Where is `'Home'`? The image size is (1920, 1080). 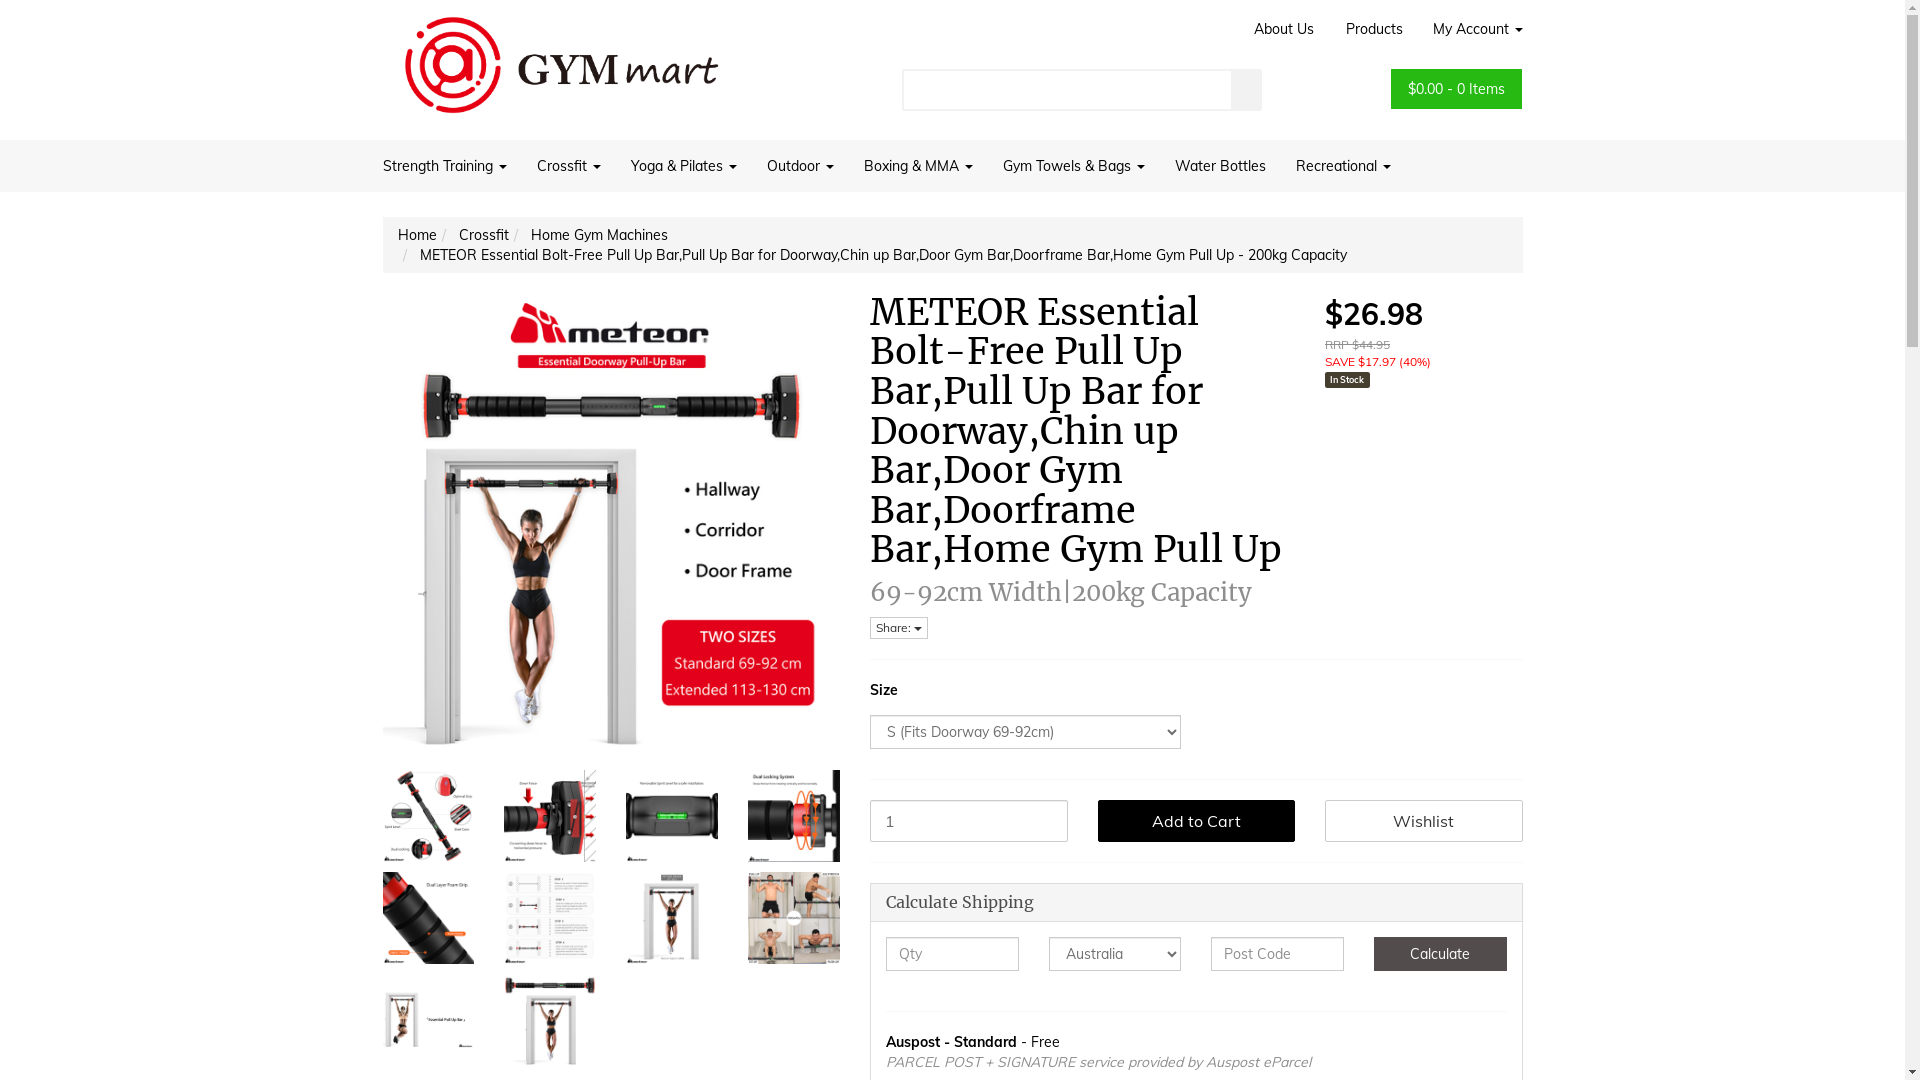 'Home' is located at coordinates (398, 234).